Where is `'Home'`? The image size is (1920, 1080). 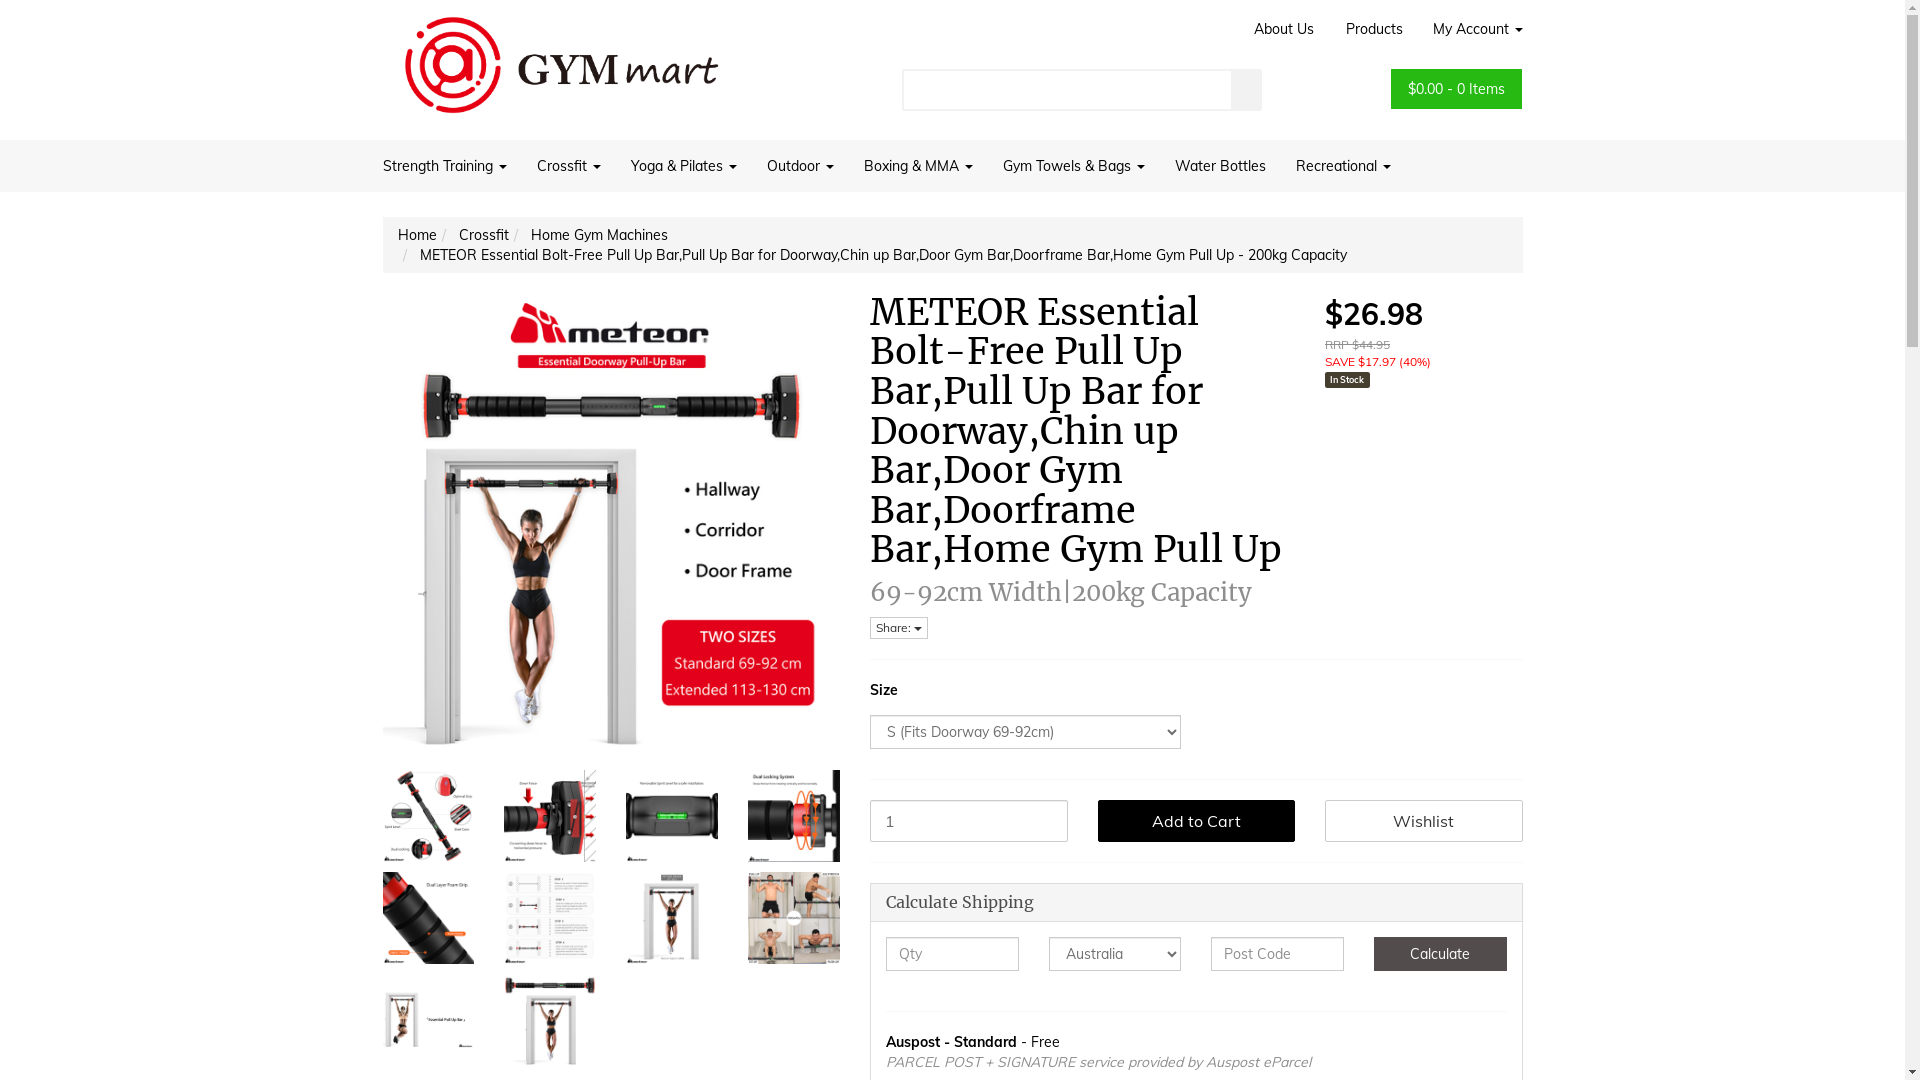 'Home' is located at coordinates (398, 234).